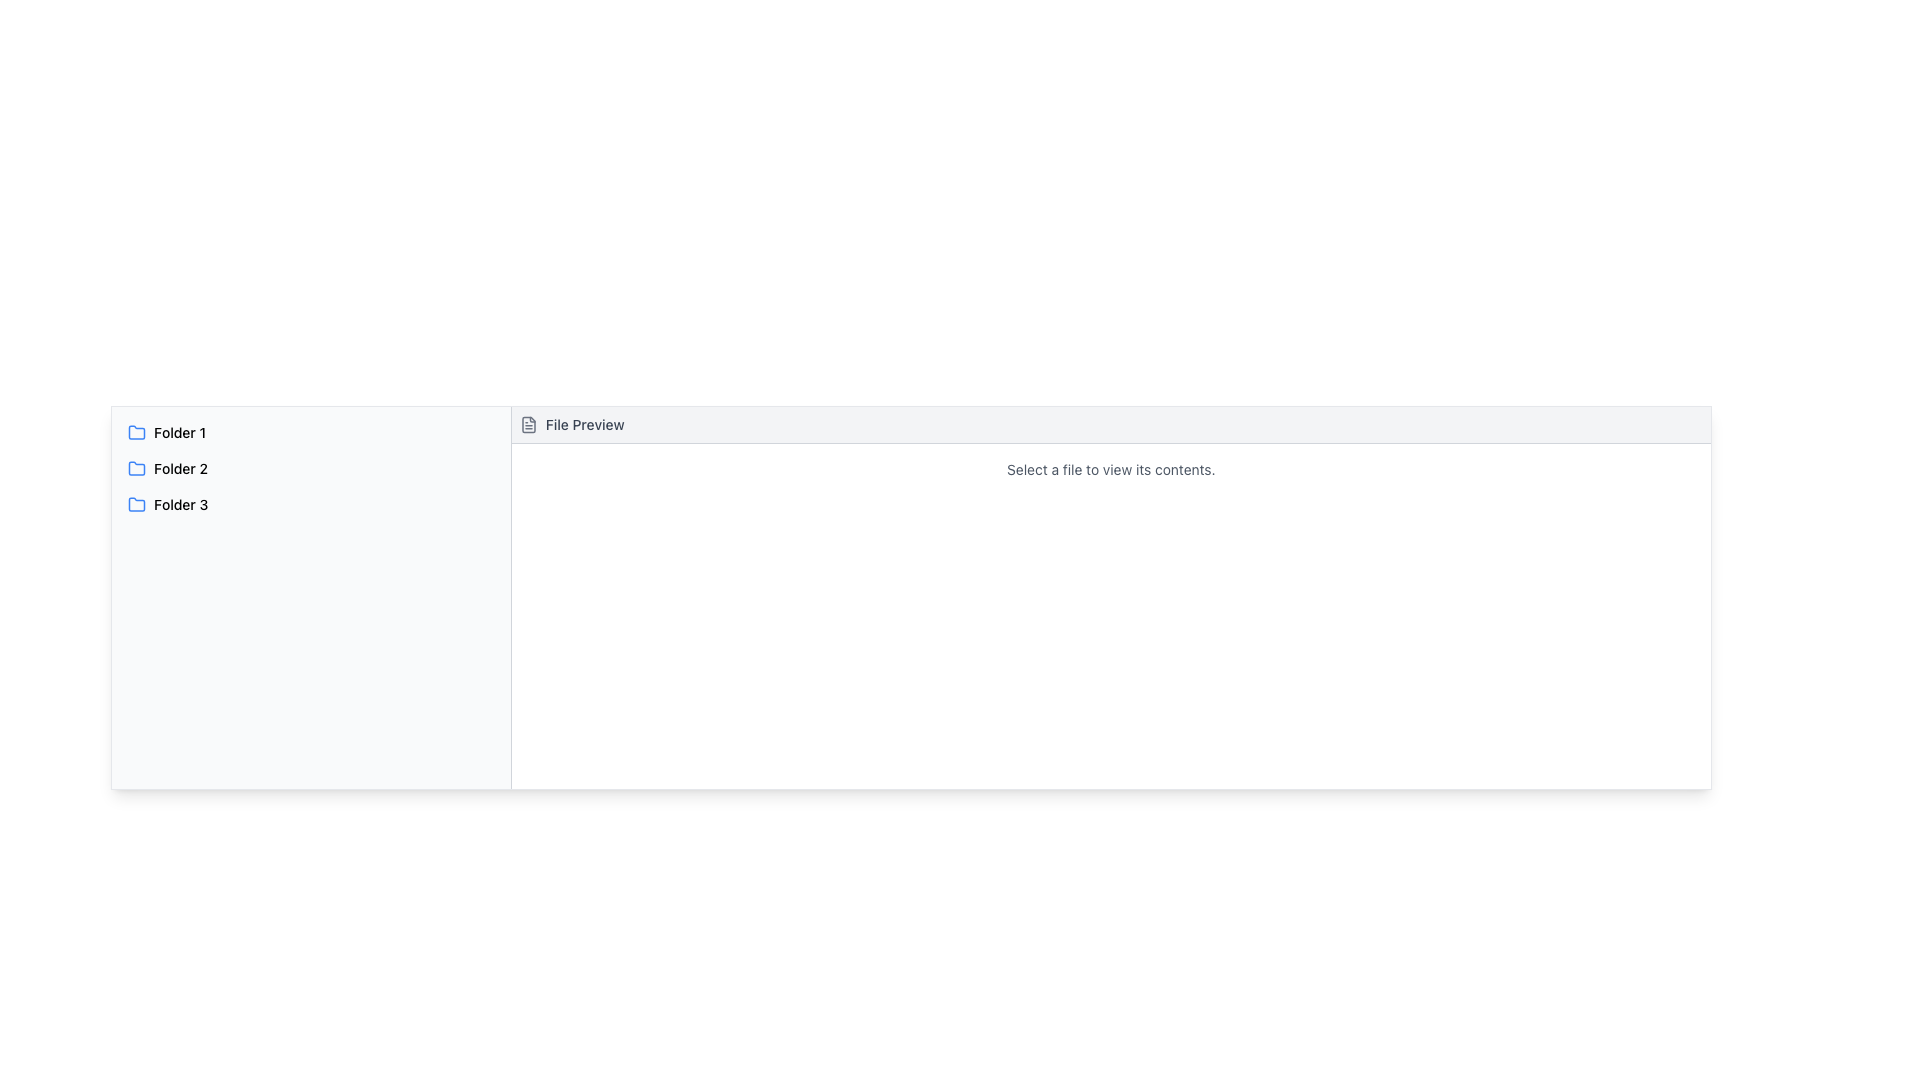  I want to click on the blue folder icon located to the left of the text label 'Folder 1' in the left panel of the interface, so click(136, 431).